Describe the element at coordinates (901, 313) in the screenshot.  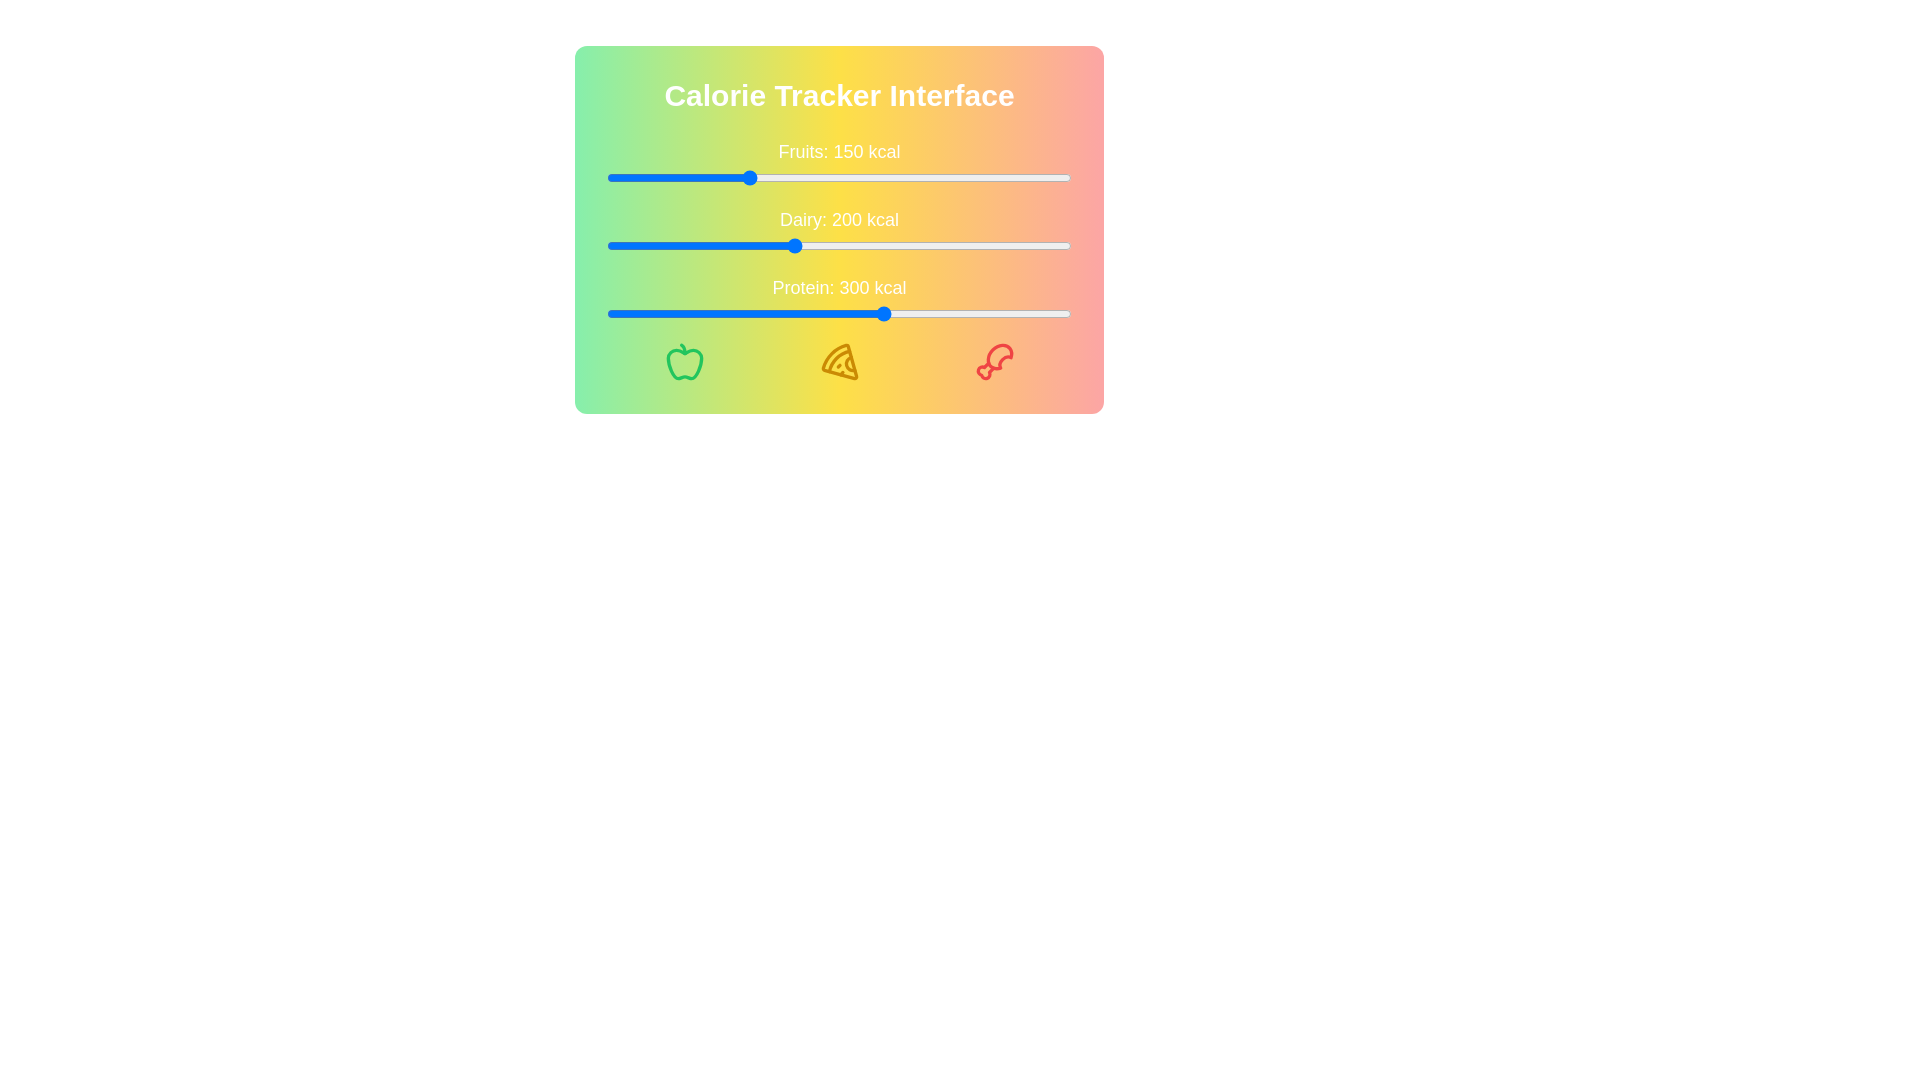
I see `the Protein slider to 318 kcal` at that location.